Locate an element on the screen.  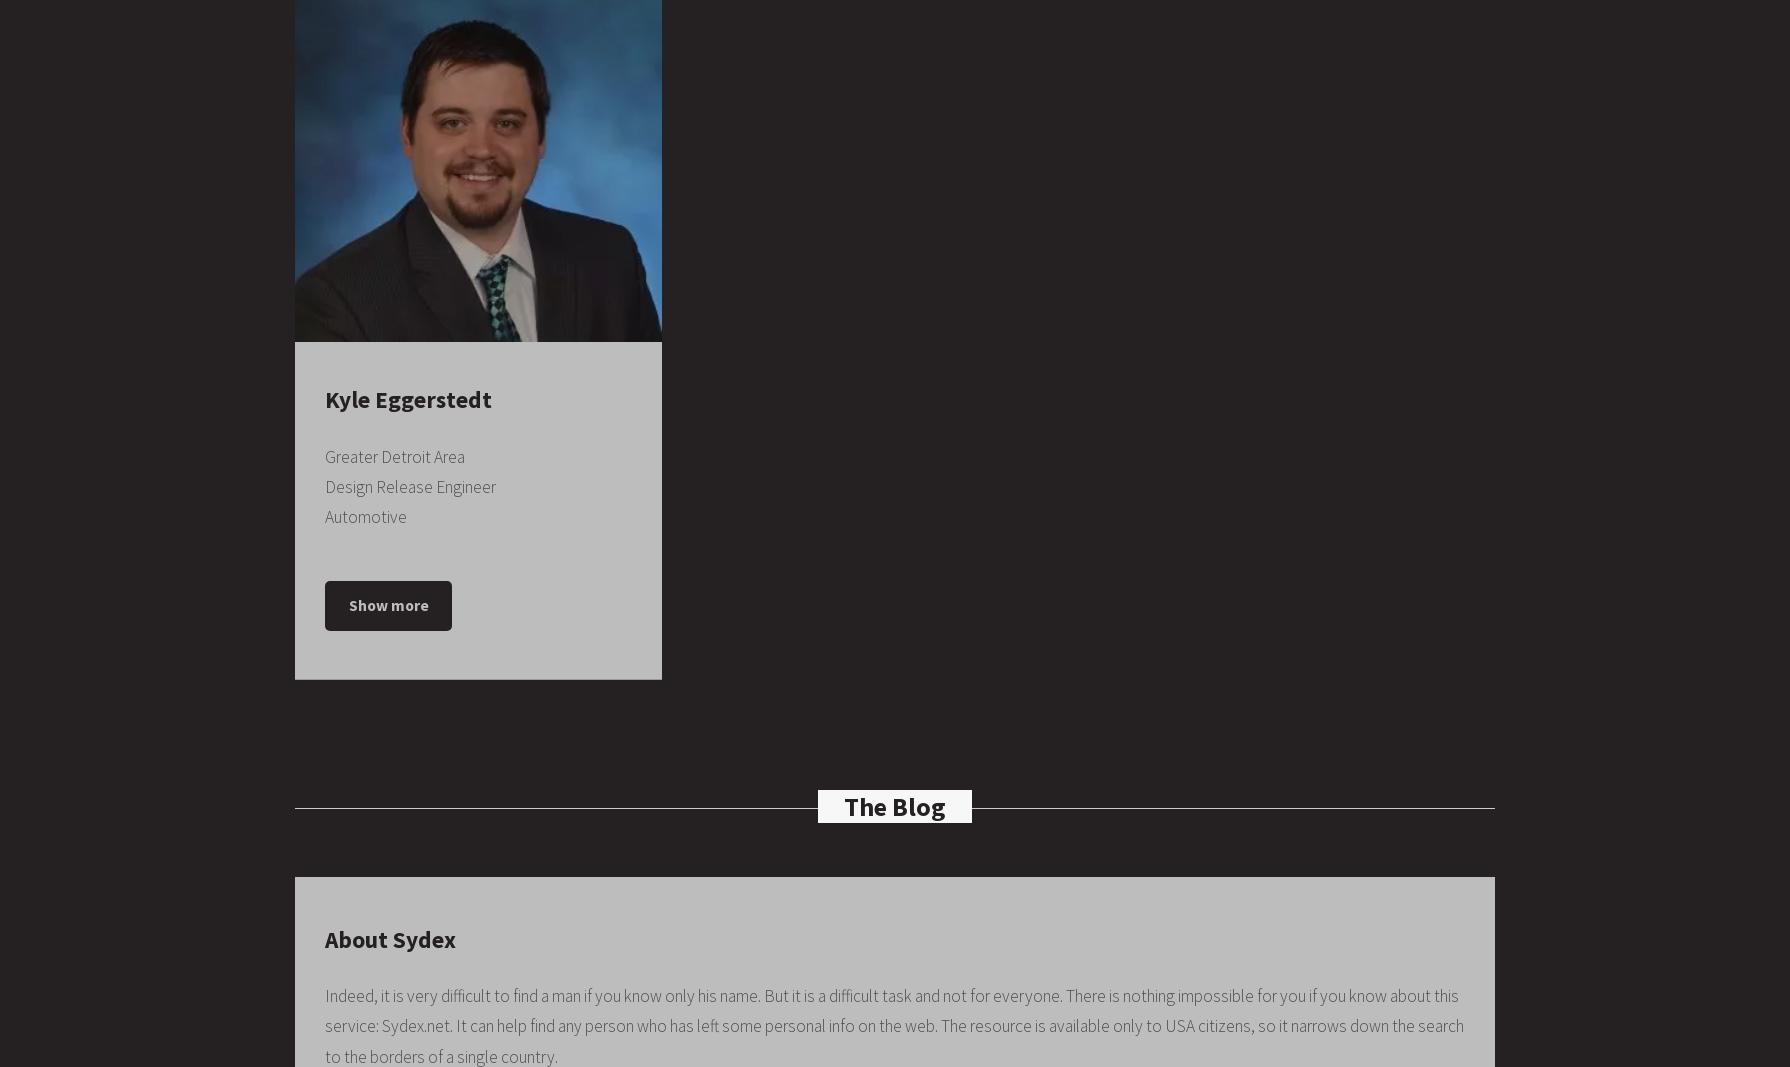
'Alabama State University' is located at coordinates (830, 68).